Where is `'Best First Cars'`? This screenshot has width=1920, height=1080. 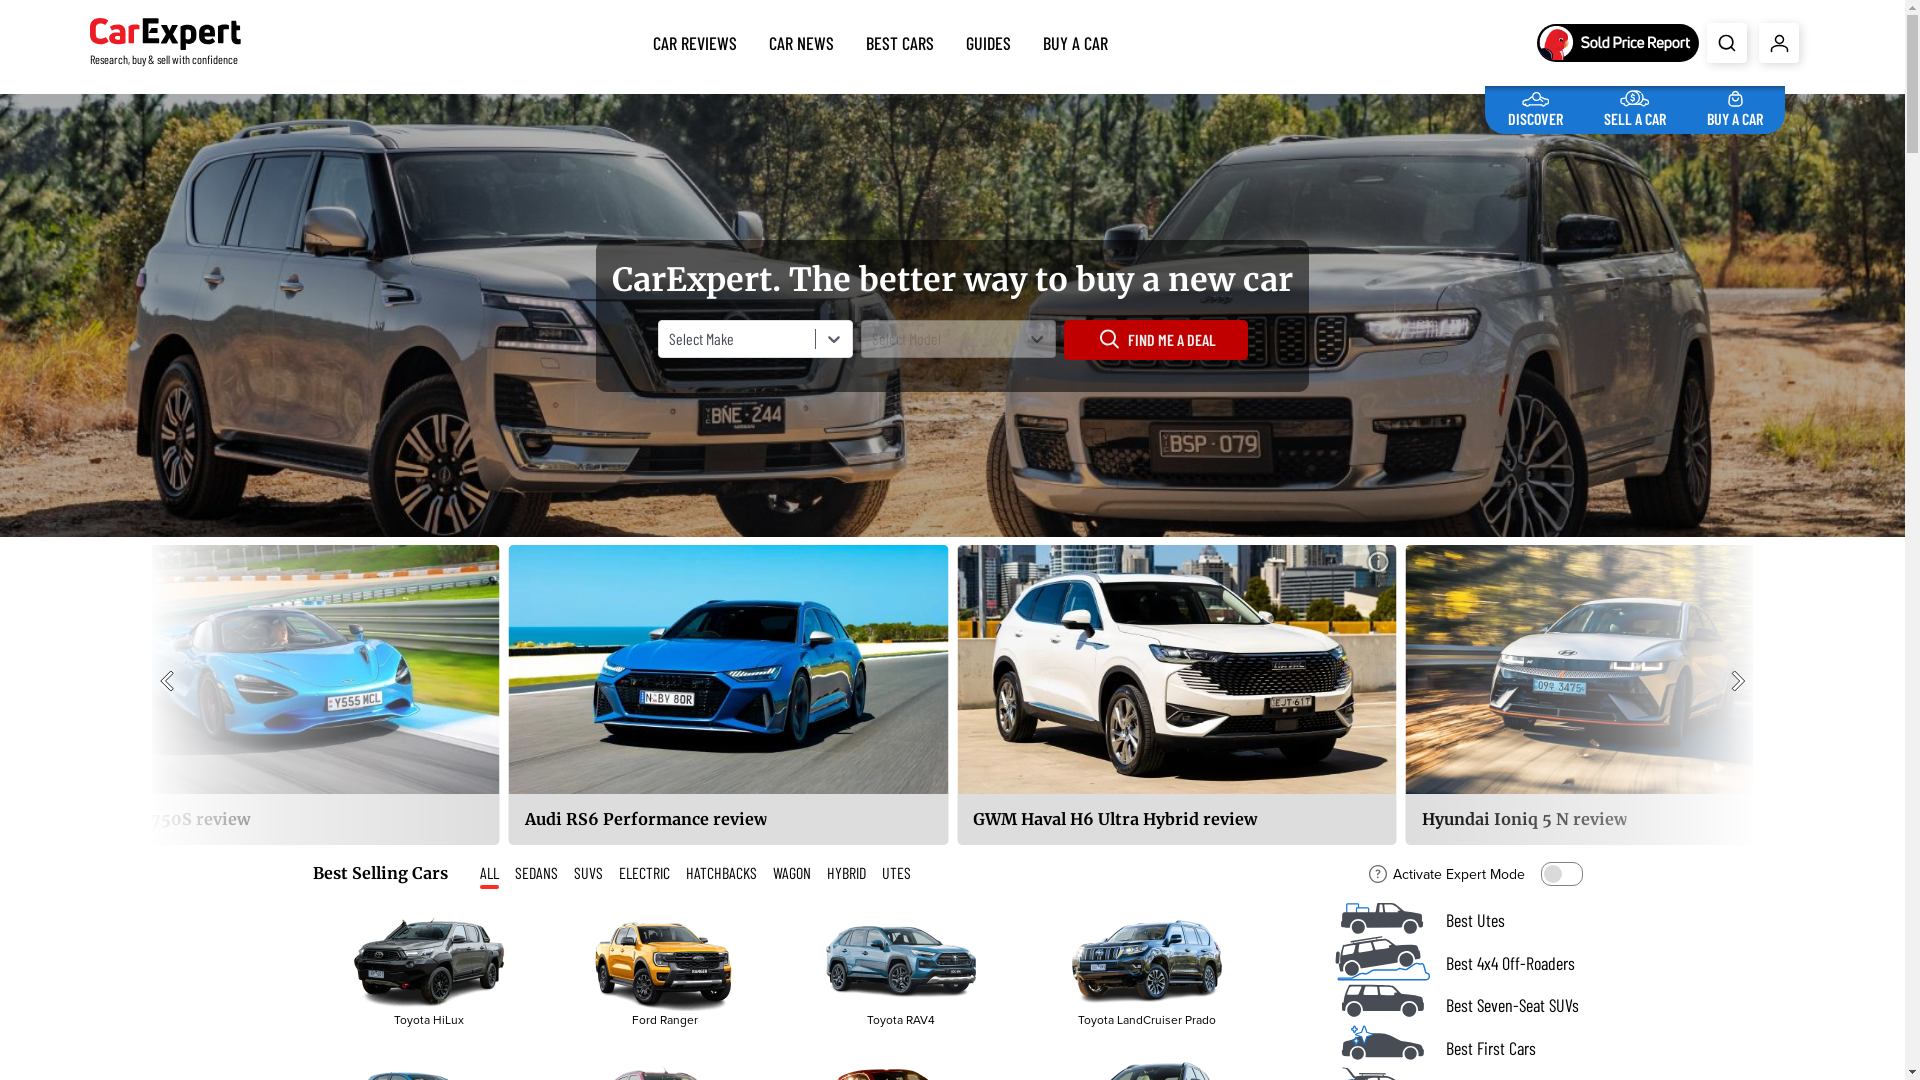
'Best First Cars' is located at coordinates (1462, 1047).